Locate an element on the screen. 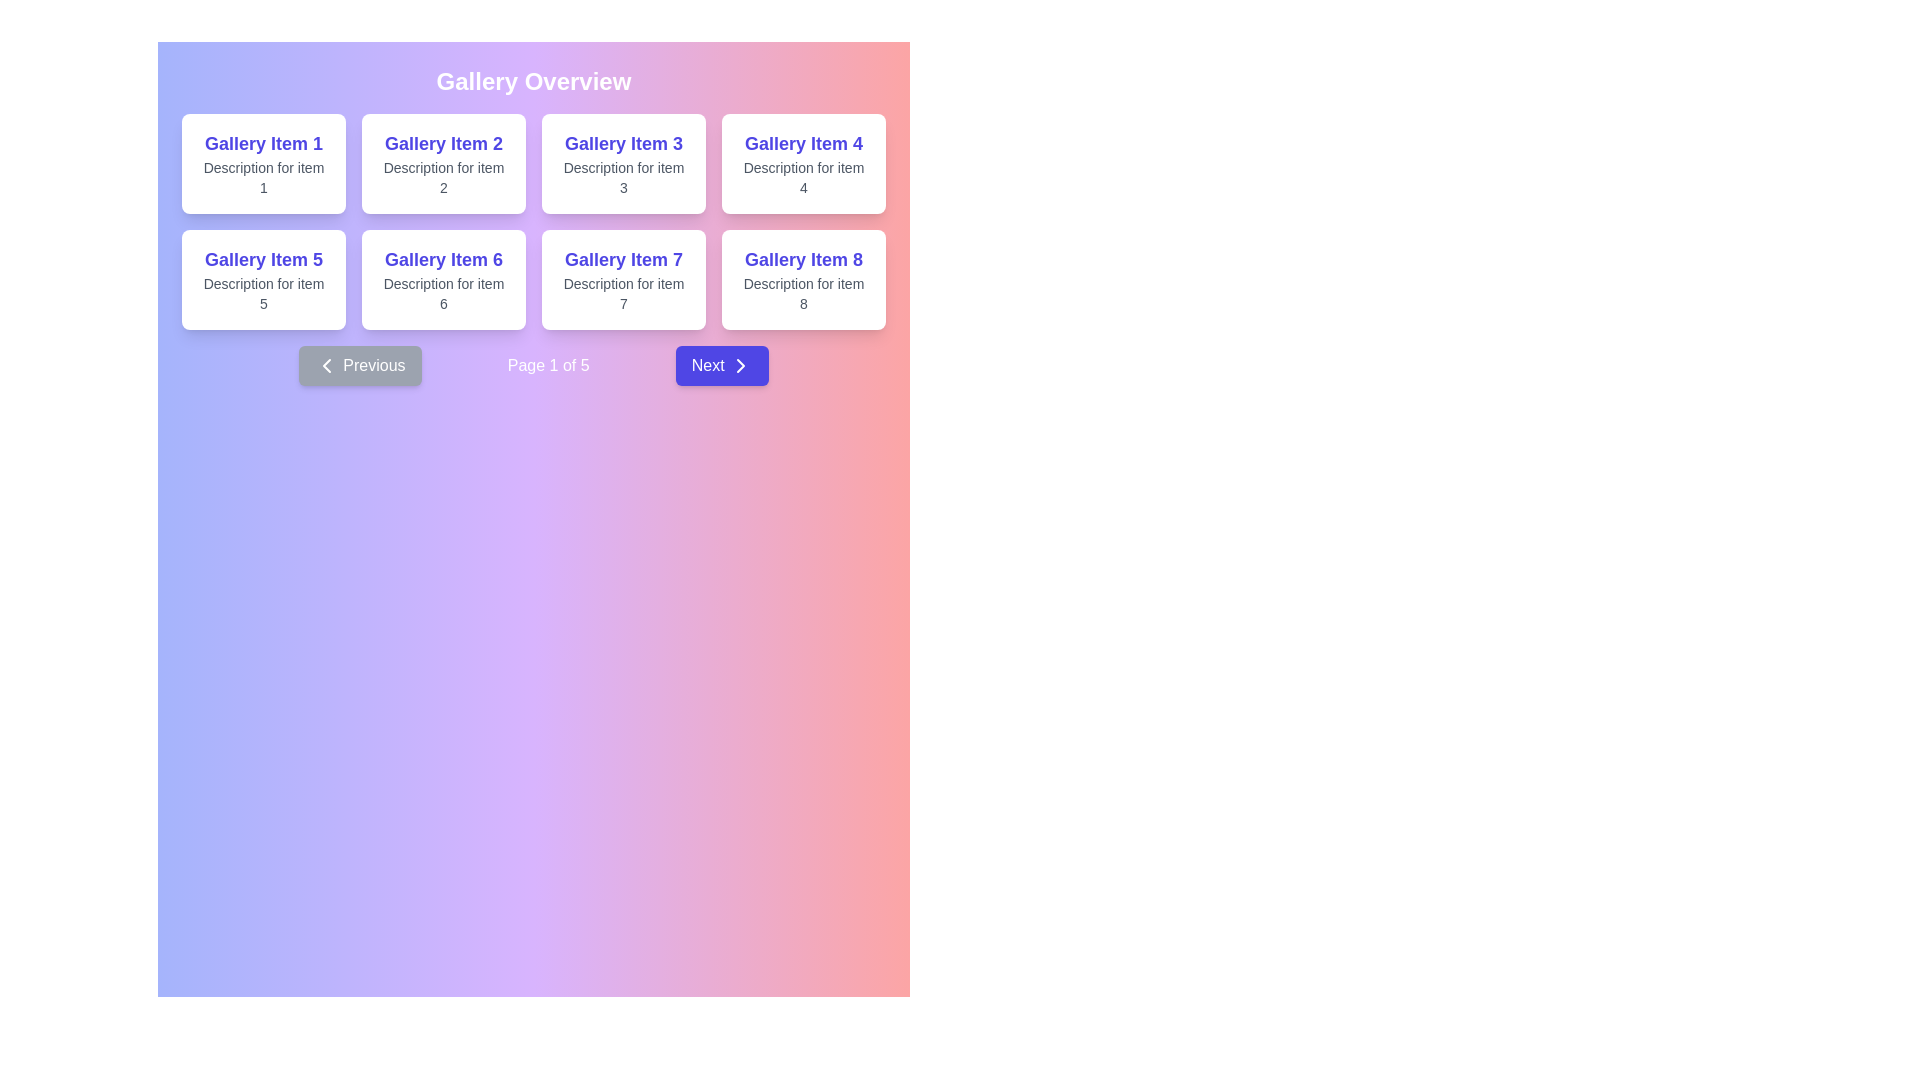 Image resolution: width=1920 pixels, height=1080 pixels. the text label located centrally in the sixth card of a grid layout, positioned above the description text 'Description for item 6' is located at coordinates (443, 258).